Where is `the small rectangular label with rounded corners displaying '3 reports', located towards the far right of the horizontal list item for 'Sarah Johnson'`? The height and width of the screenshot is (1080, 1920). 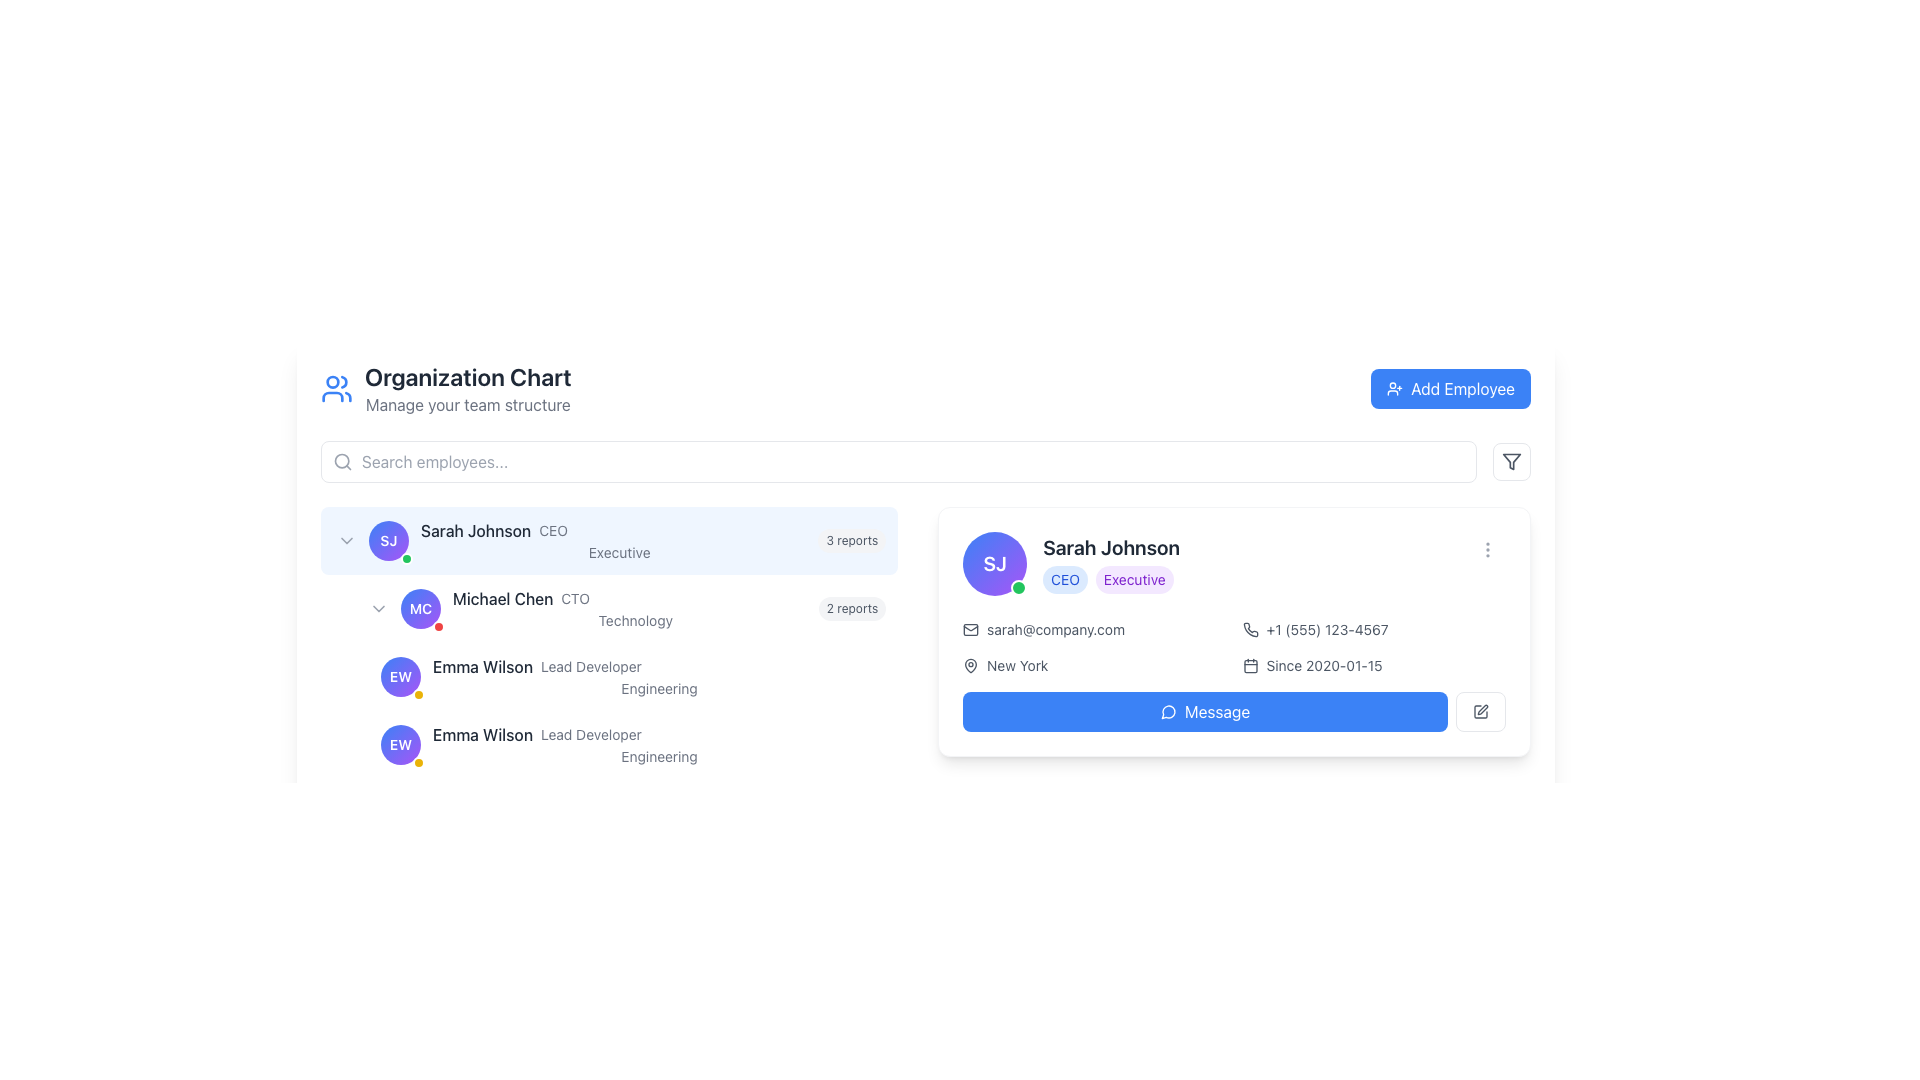
the small rectangular label with rounded corners displaying '3 reports', located towards the far right of the horizontal list item for 'Sarah Johnson' is located at coordinates (852, 540).